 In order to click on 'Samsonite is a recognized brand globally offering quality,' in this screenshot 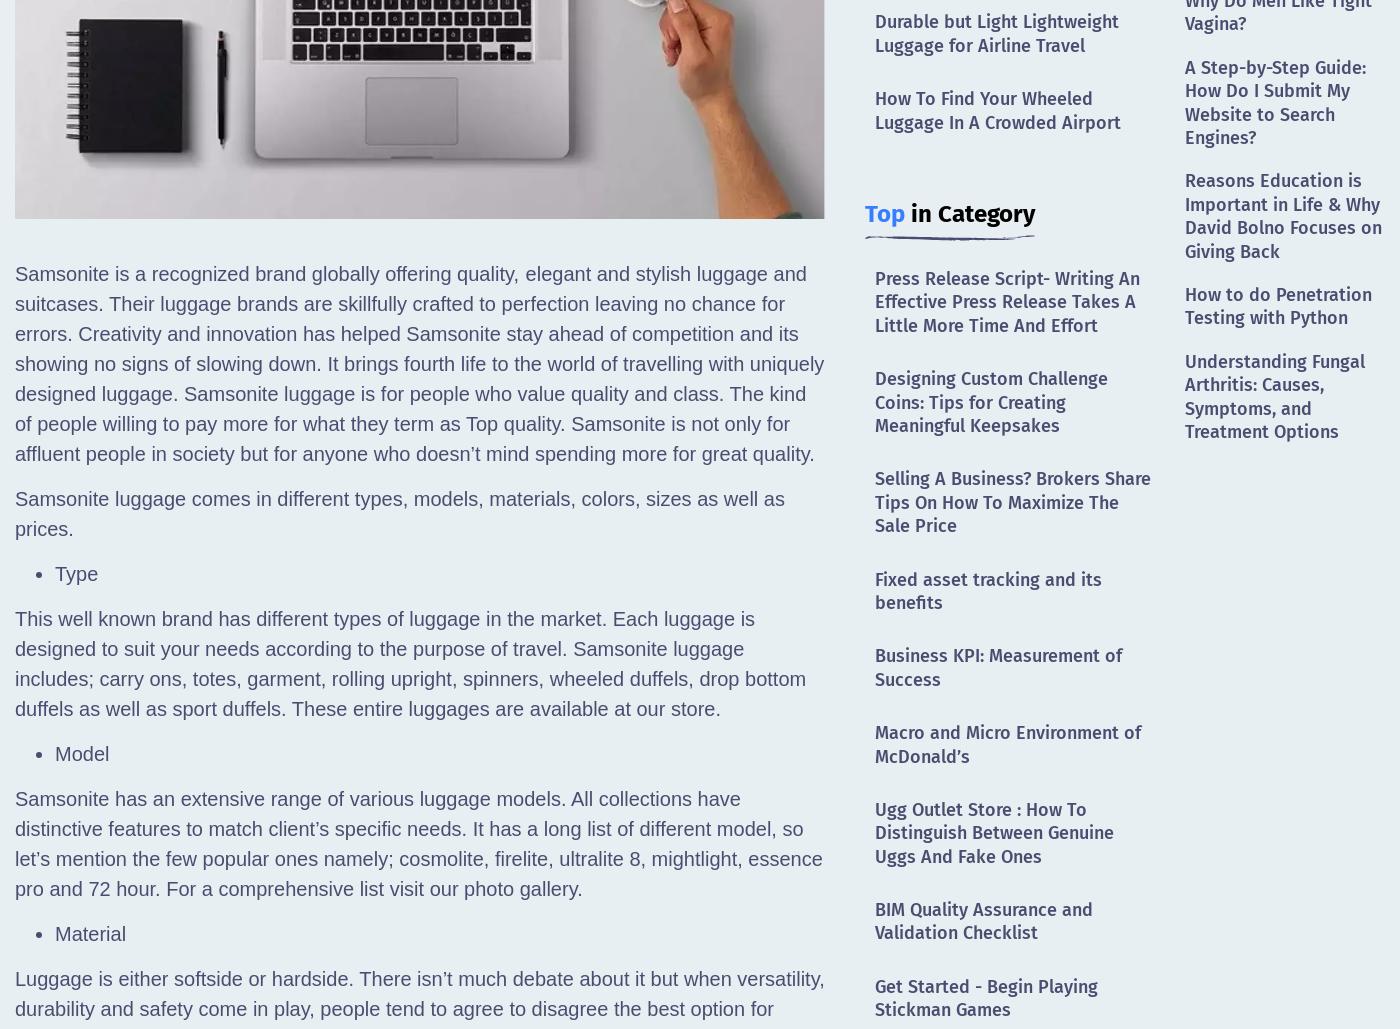, I will do `click(266, 273)`.